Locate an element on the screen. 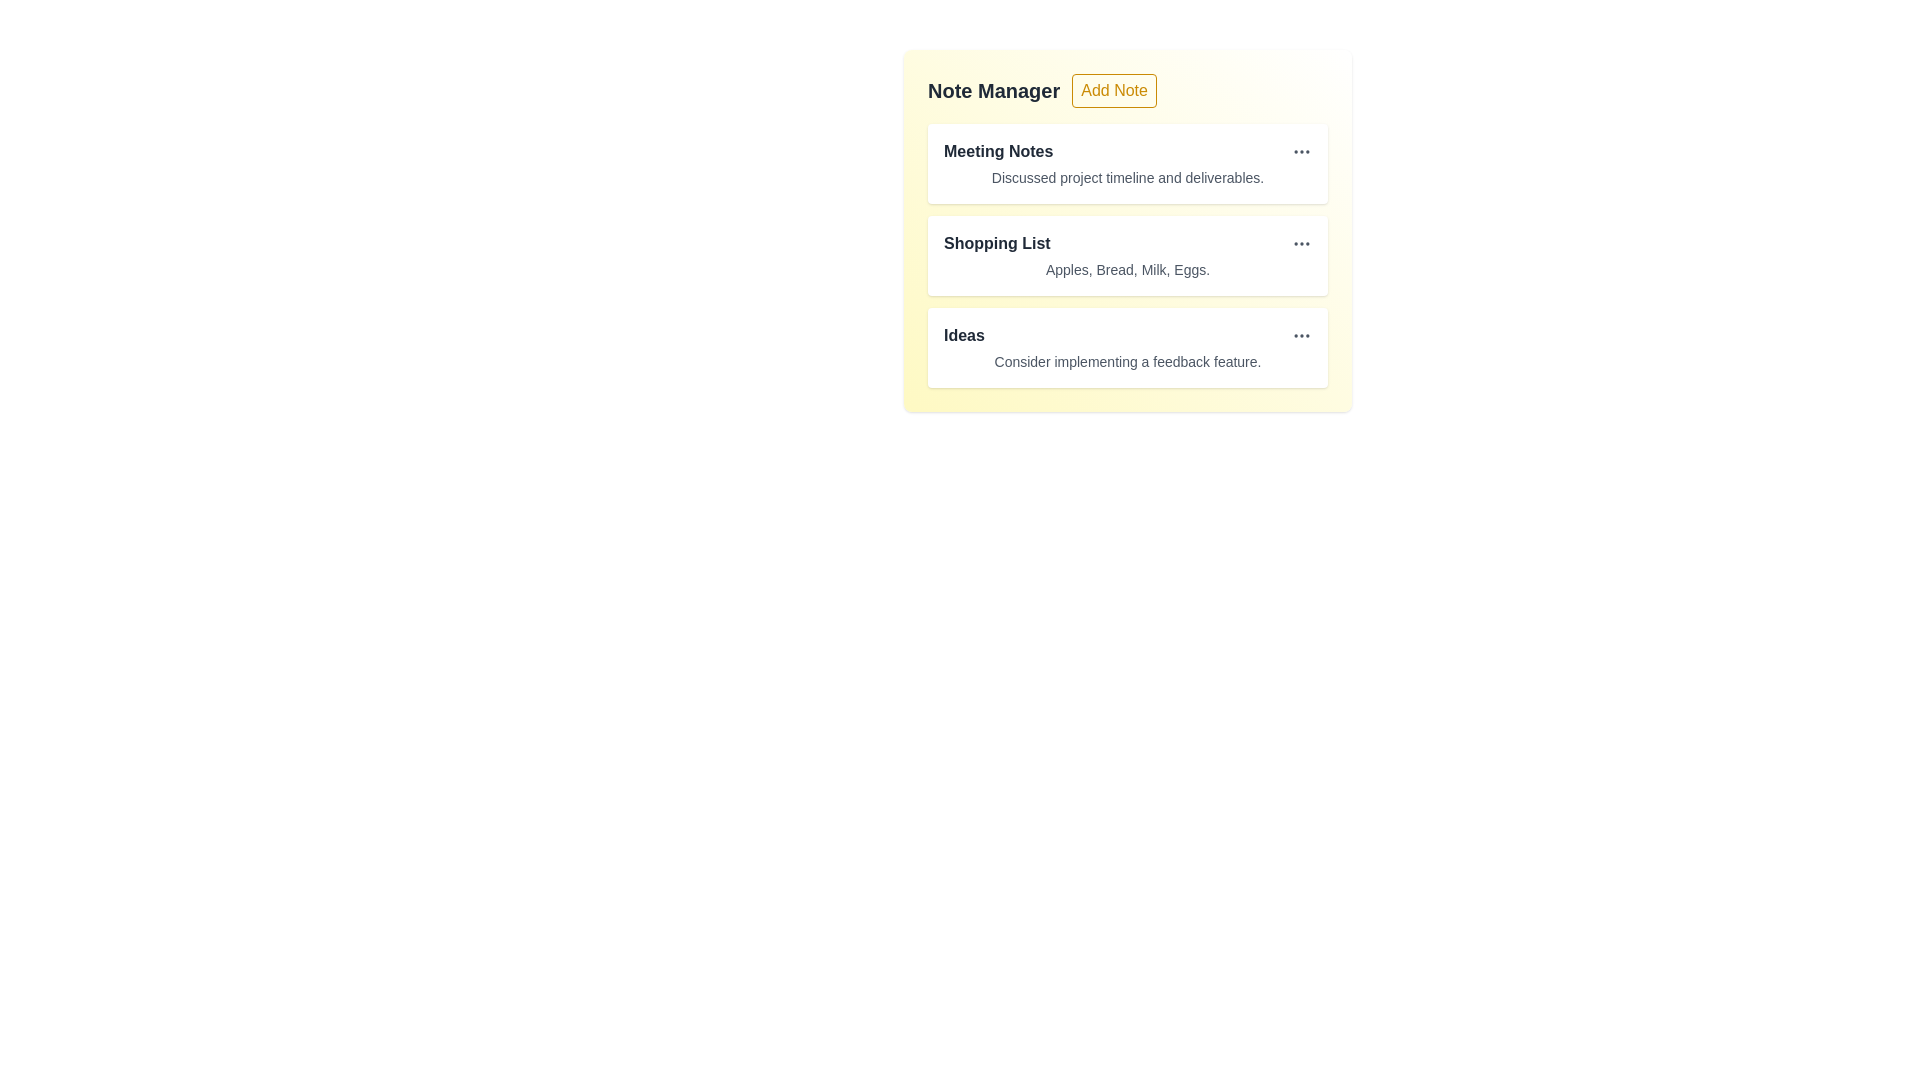 Image resolution: width=1920 pixels, height=1080 pixels. 'Add Note' button to initiate the note addition action is located at coordinates (1112, 91).